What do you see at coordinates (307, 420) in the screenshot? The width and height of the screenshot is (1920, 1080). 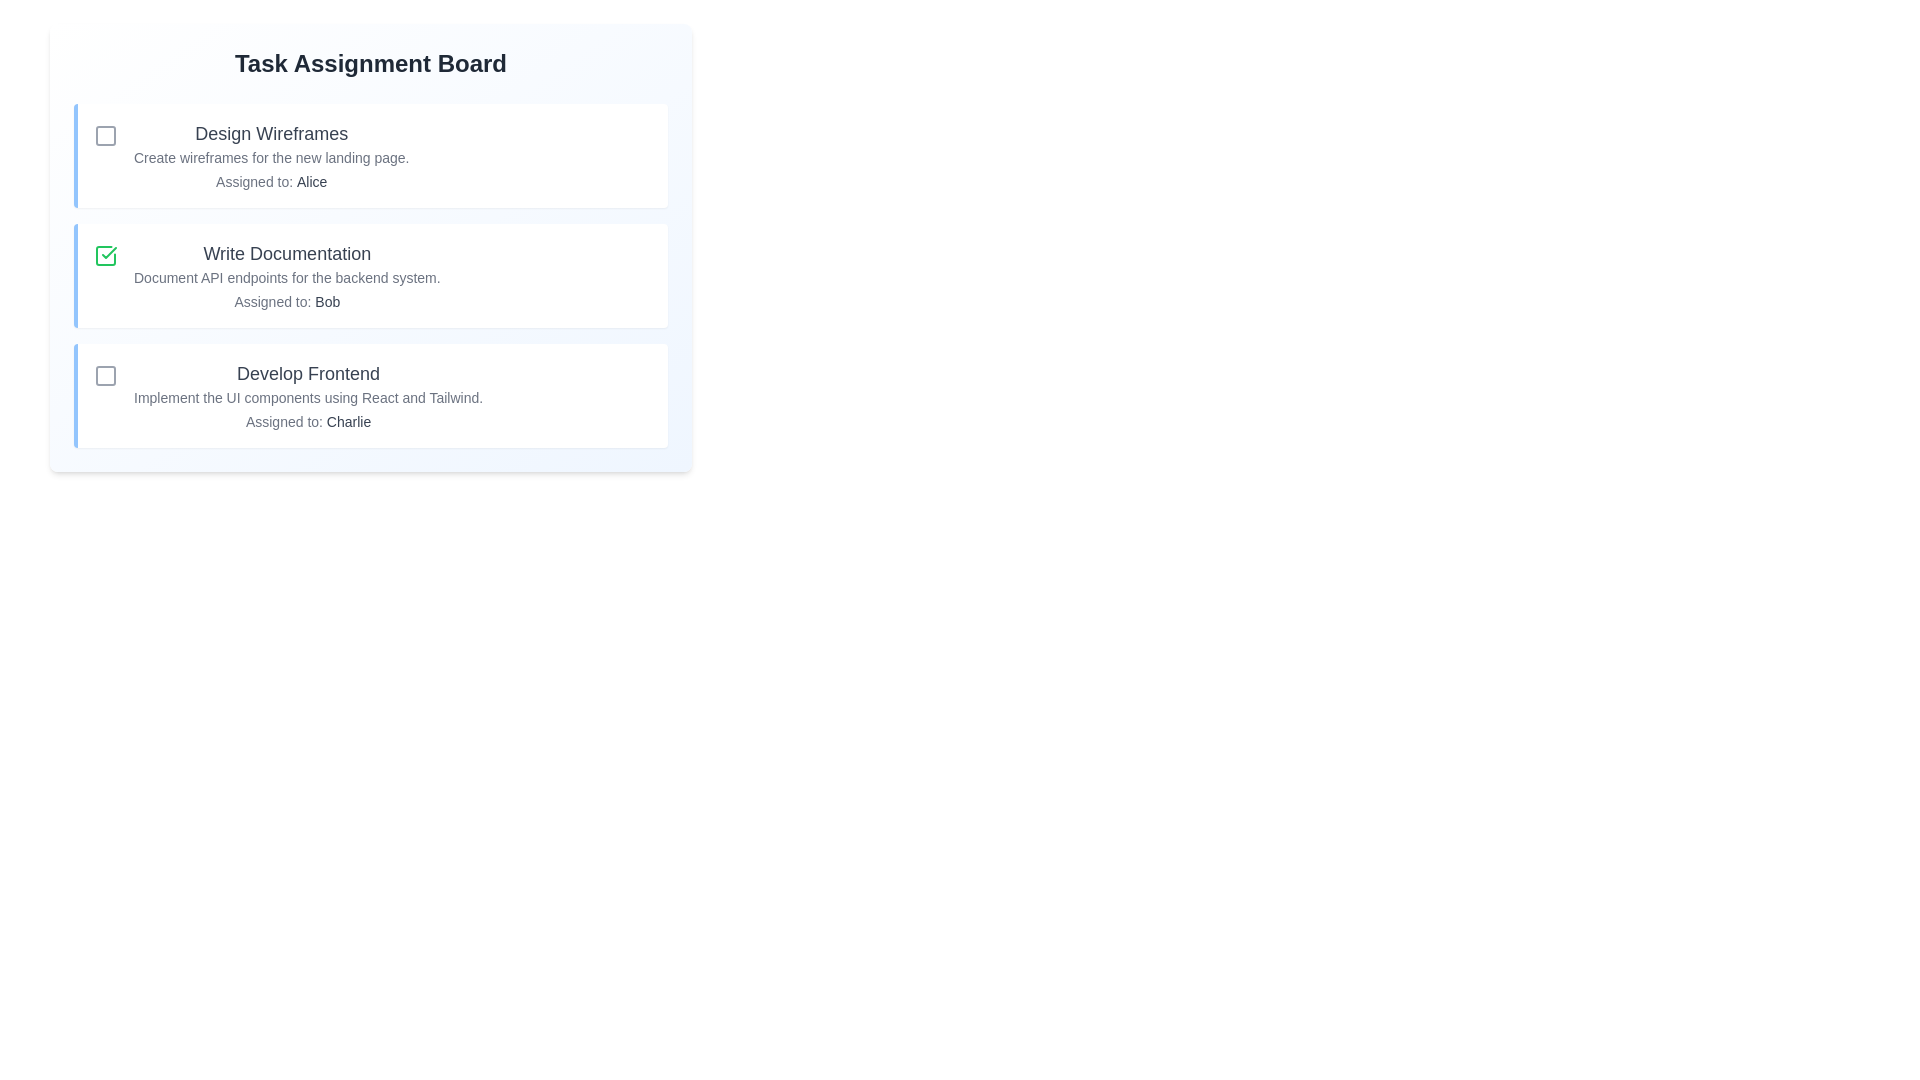 I see `the text label that states 'Assigned to: Charlie' located at the bottom of the 'Develop Frontend' task card, which is aligned to the left side` at bounding box center [307, 420].